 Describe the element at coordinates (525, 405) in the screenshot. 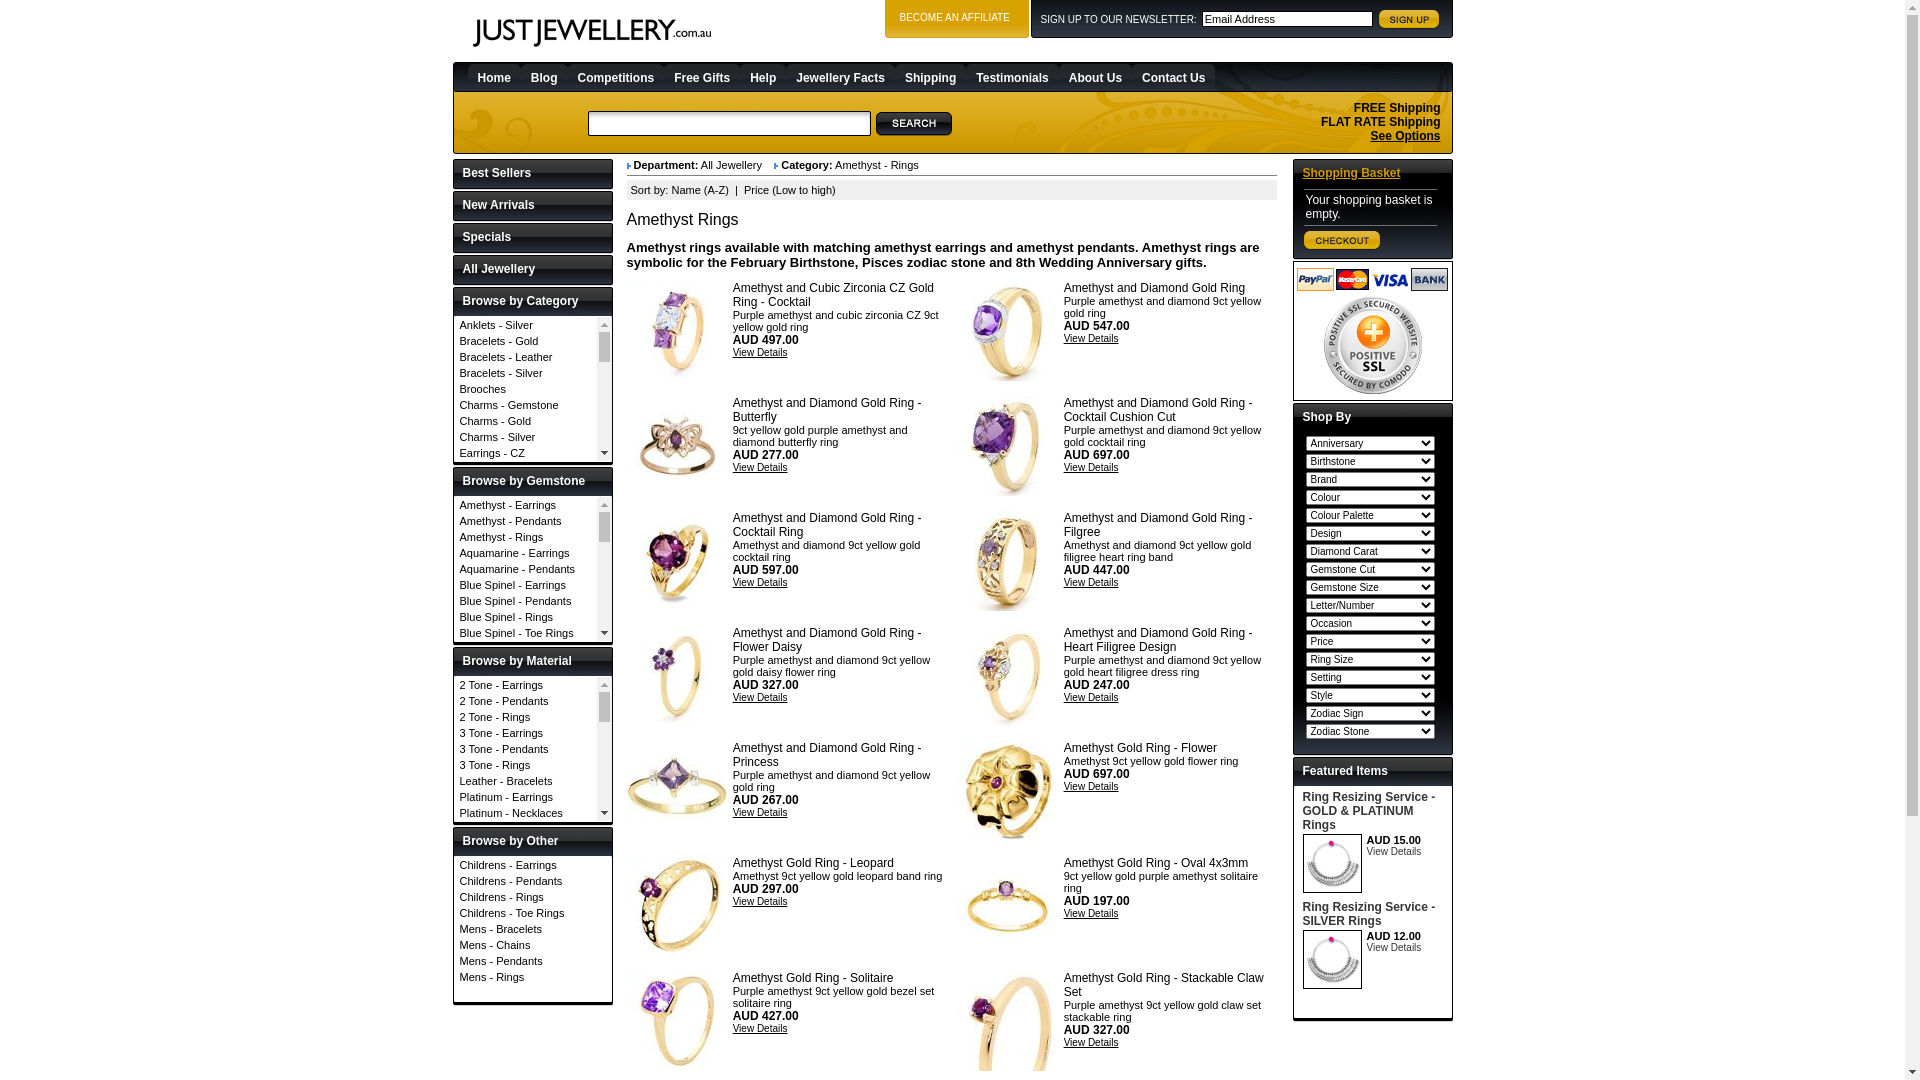

I see `'Charms - Gemstone'` at that location.